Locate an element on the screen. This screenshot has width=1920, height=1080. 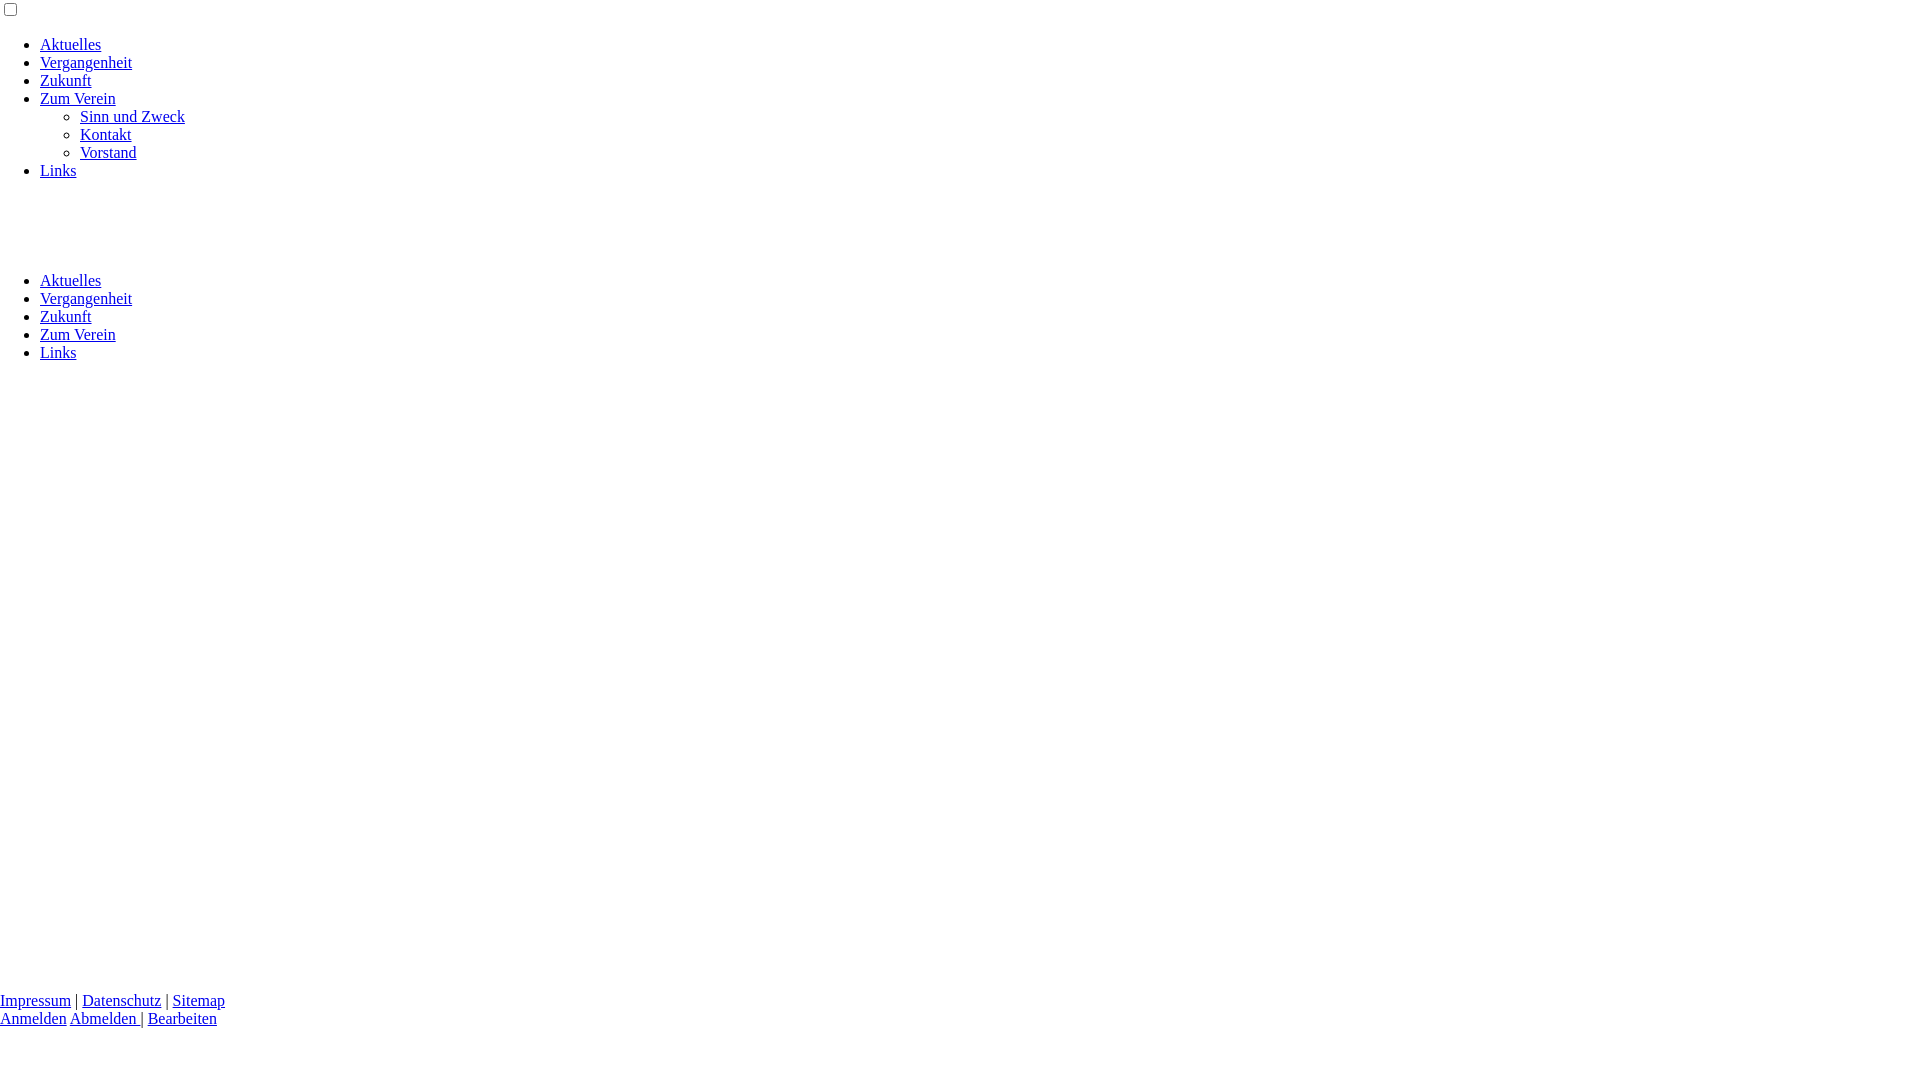
'Abmelden' is located at coordinates (104, 1018).